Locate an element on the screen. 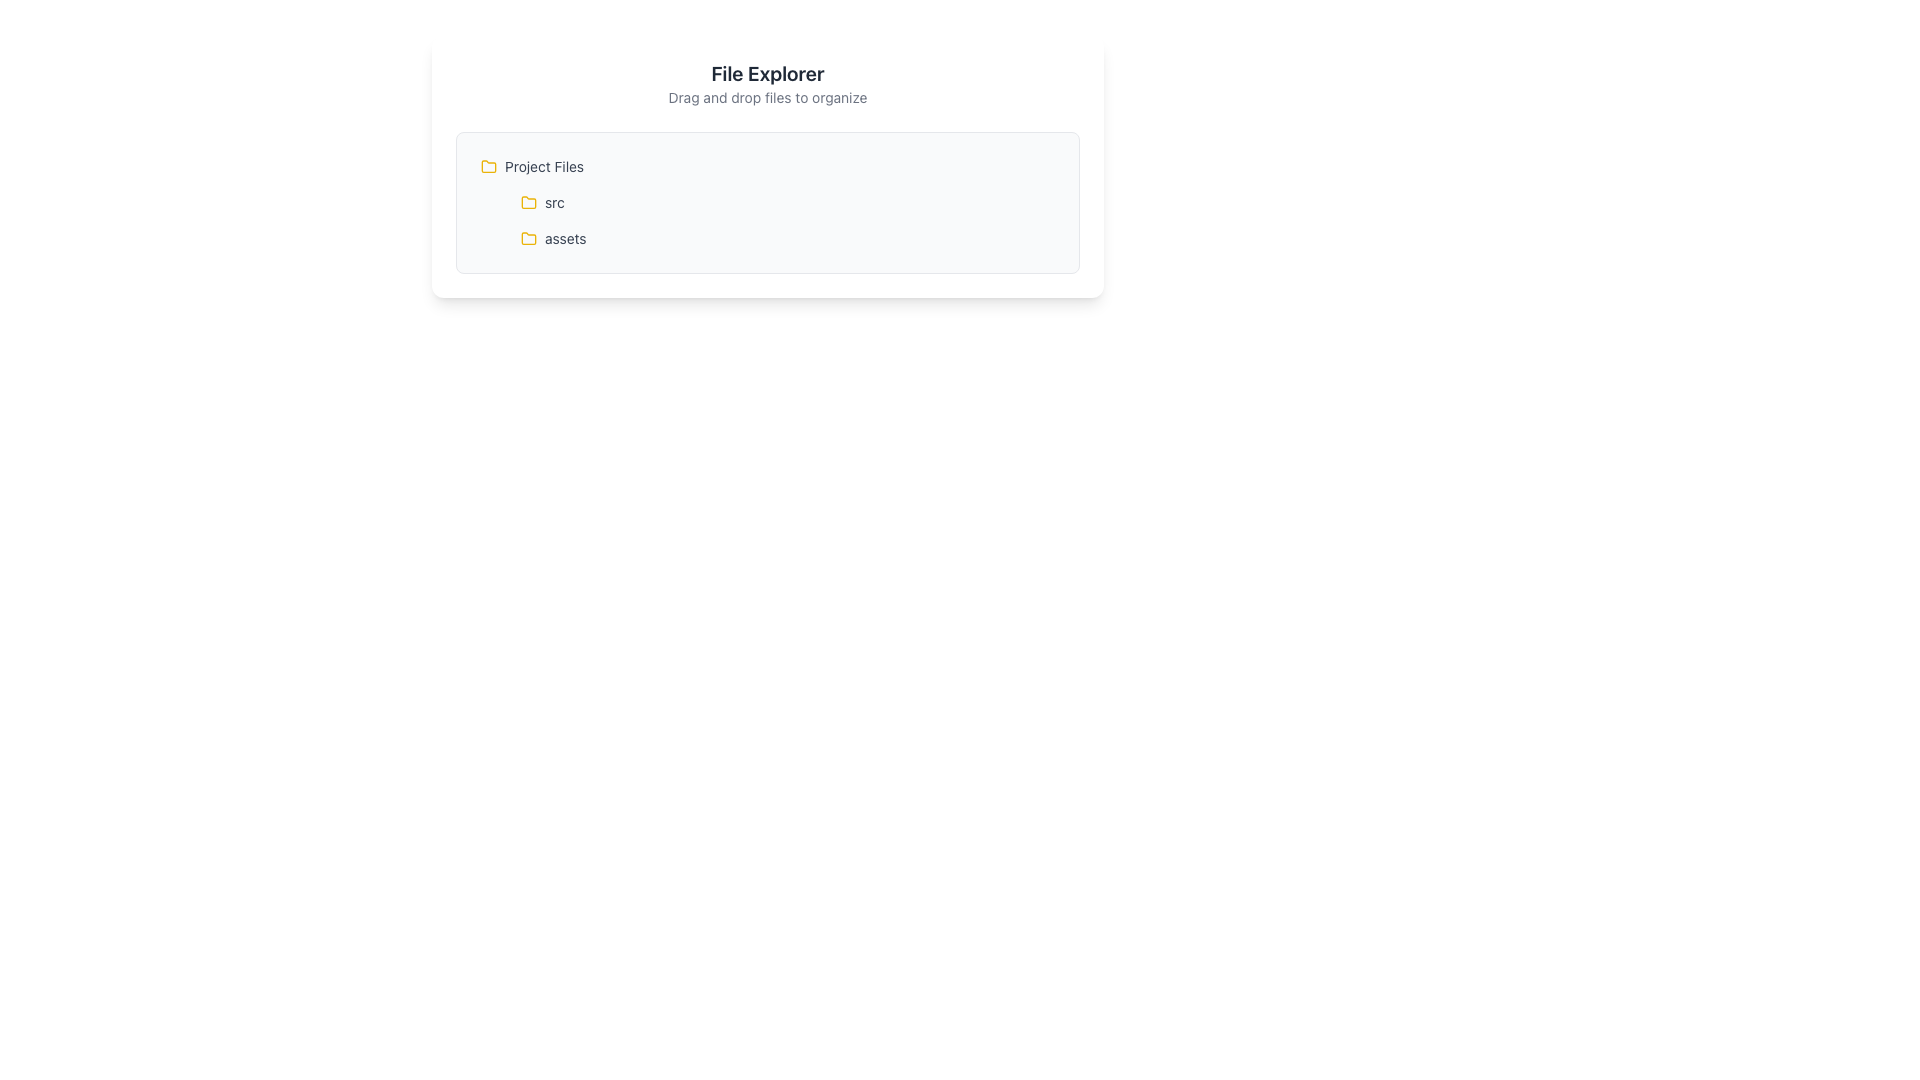 The height and width of the screenshot is (1080, 1920). the ellipsis-vertical icon, which is the rightmost among a group of interactive icons in the 'File Explorer' section is located at coordinates (1045, 203).